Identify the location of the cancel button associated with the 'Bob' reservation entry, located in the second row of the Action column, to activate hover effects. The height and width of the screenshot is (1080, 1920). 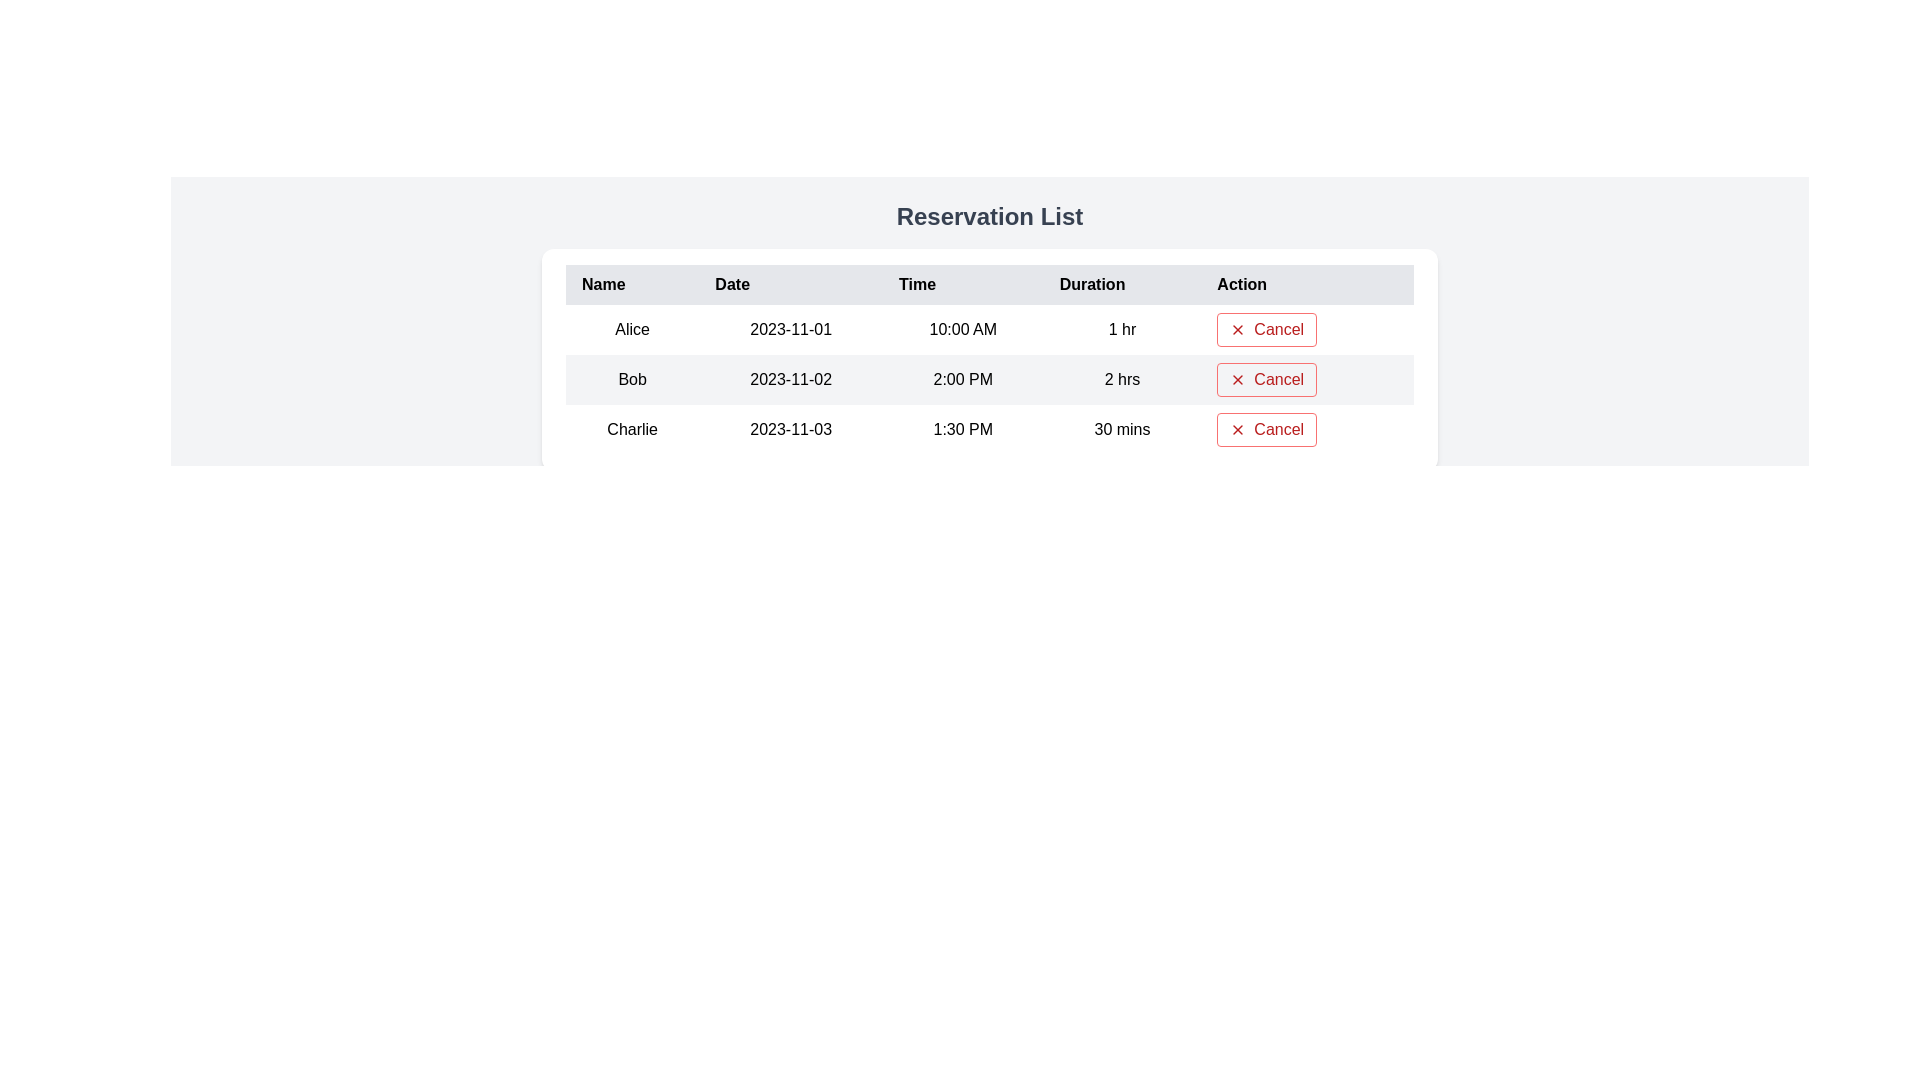
(1266, 380).